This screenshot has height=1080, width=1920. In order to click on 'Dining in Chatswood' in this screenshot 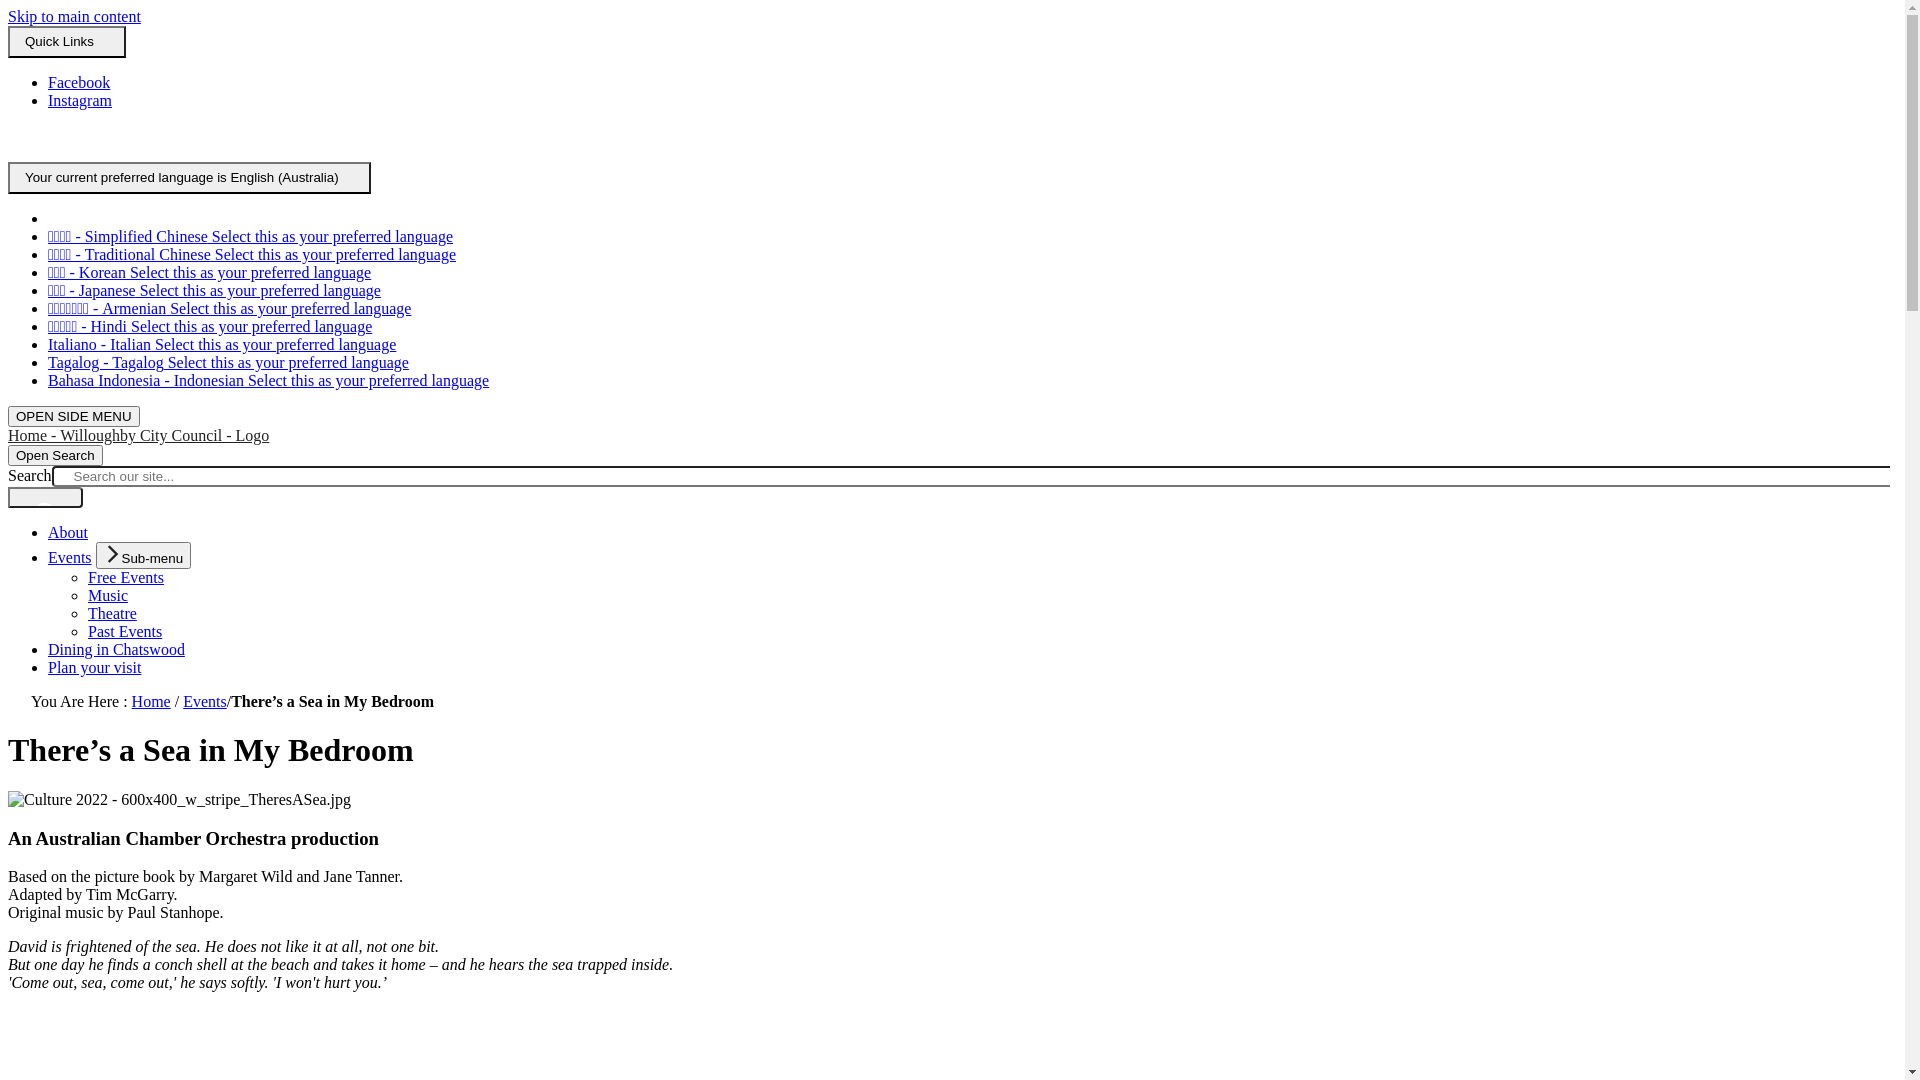, I will do `click(115, 649)`.